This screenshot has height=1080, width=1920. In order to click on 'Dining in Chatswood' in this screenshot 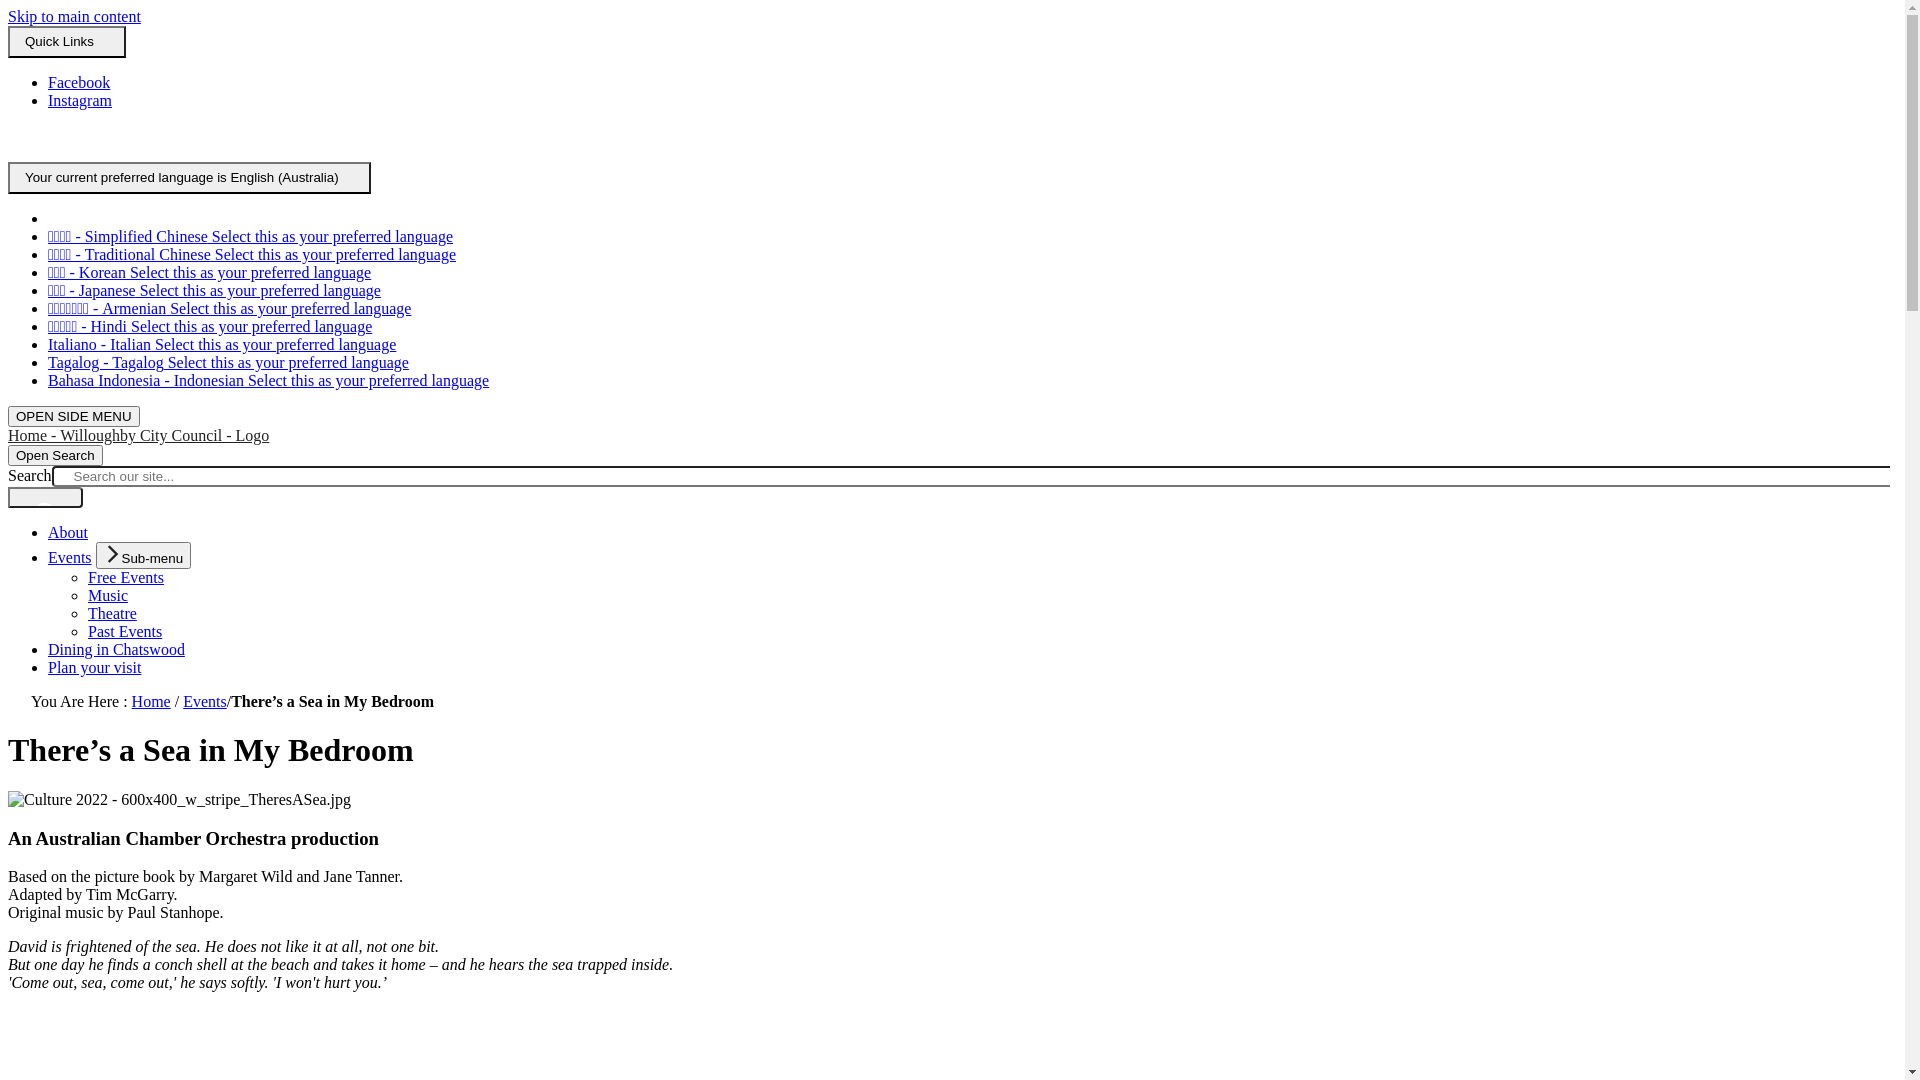, I will do `click(115, 649)`.